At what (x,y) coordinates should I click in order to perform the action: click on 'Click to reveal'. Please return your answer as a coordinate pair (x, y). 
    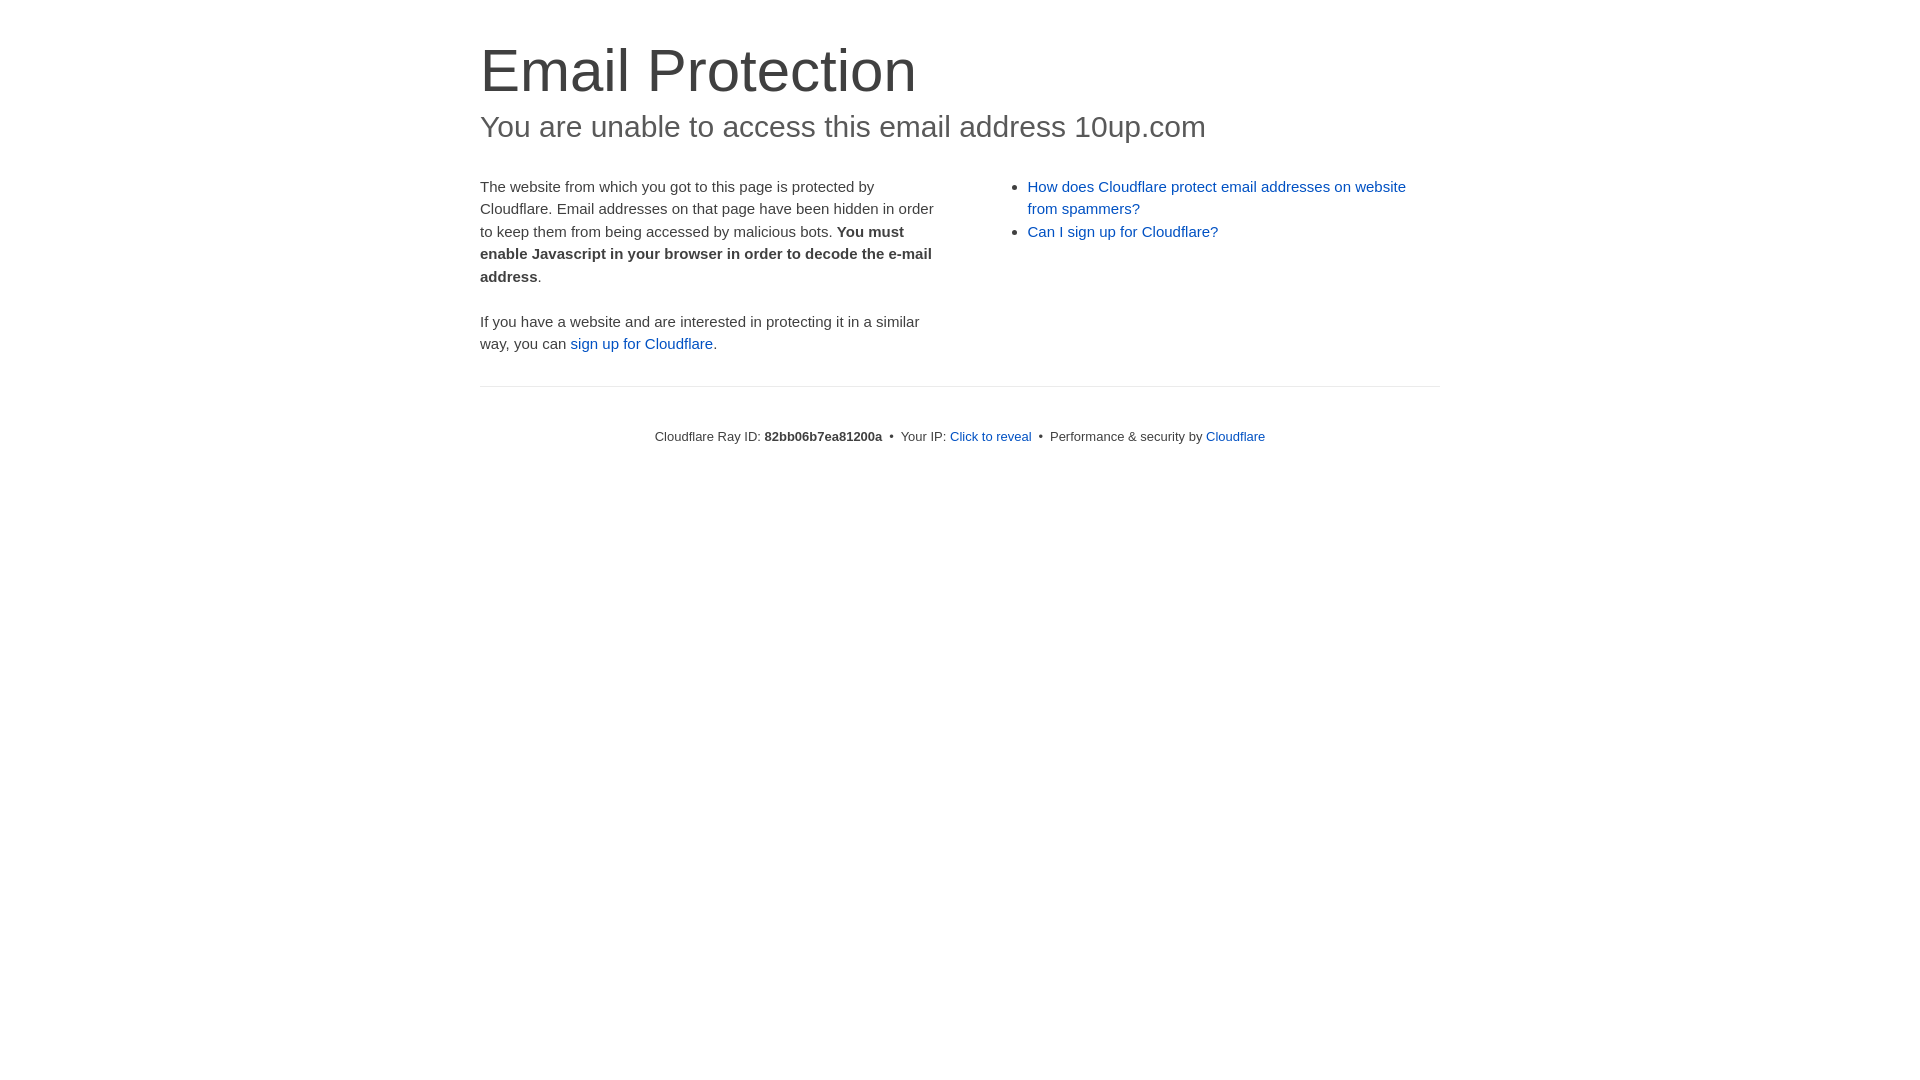
    Looking at the image, I should click on (990, 435).